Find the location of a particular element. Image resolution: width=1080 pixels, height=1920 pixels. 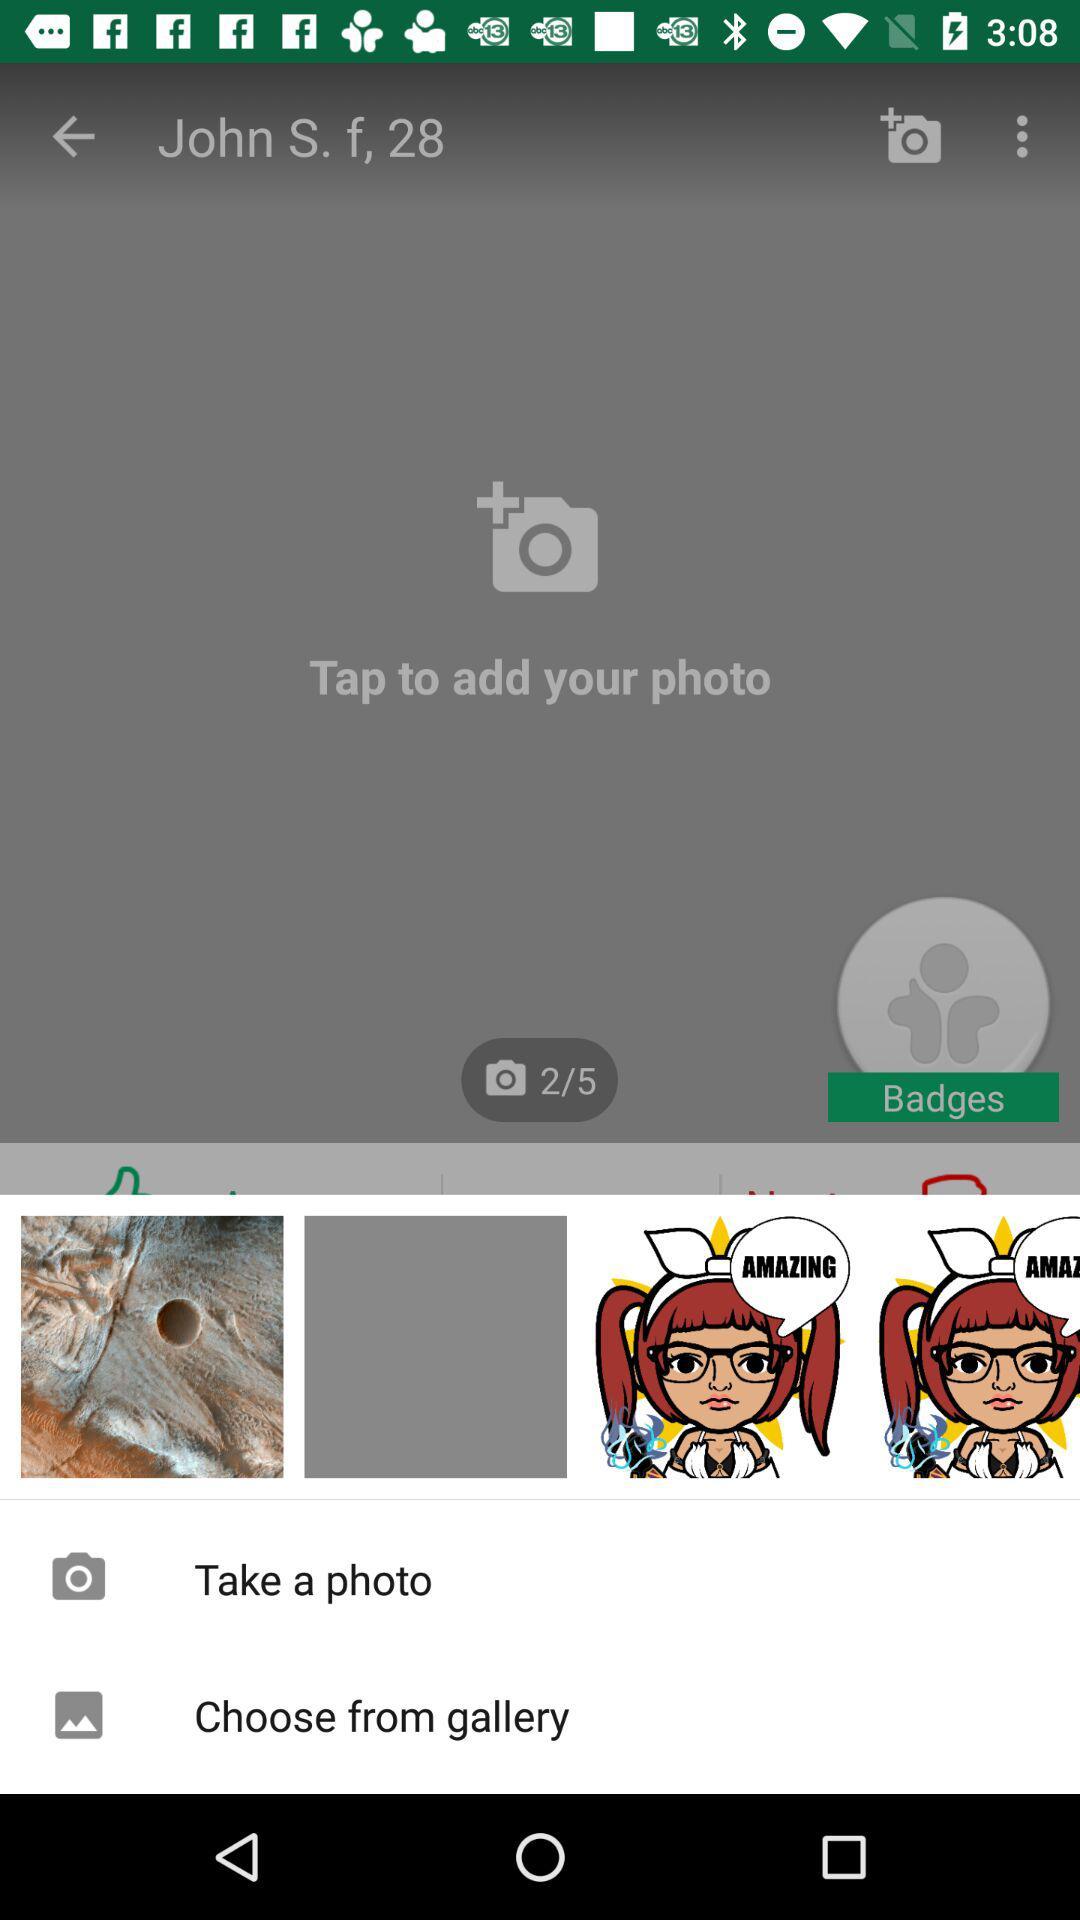

the picture is located at coordinates (974, 1347).